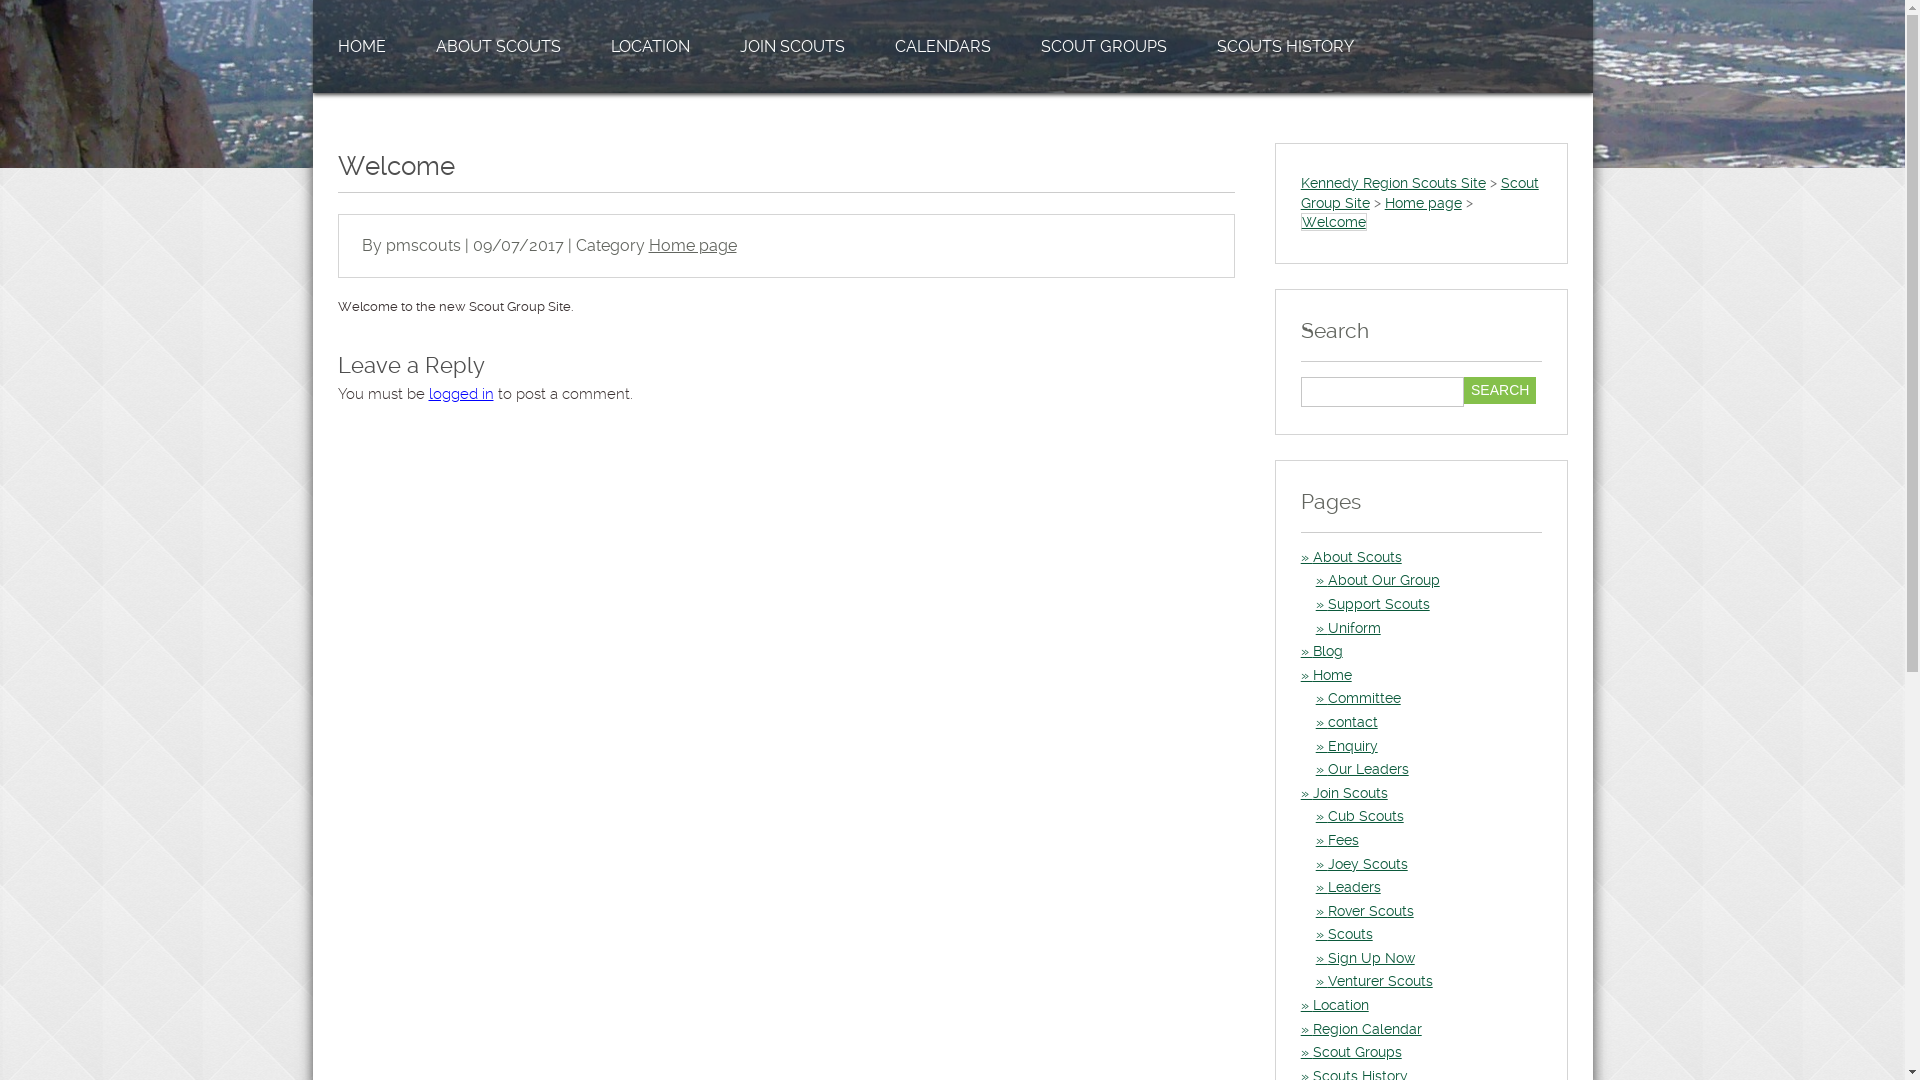 The height and width of the screenshot is (1080, 1920). What do you see at coordinates (459, 393) in the screenshot?
I see `'logged in'` at bounding box center [459, 393].